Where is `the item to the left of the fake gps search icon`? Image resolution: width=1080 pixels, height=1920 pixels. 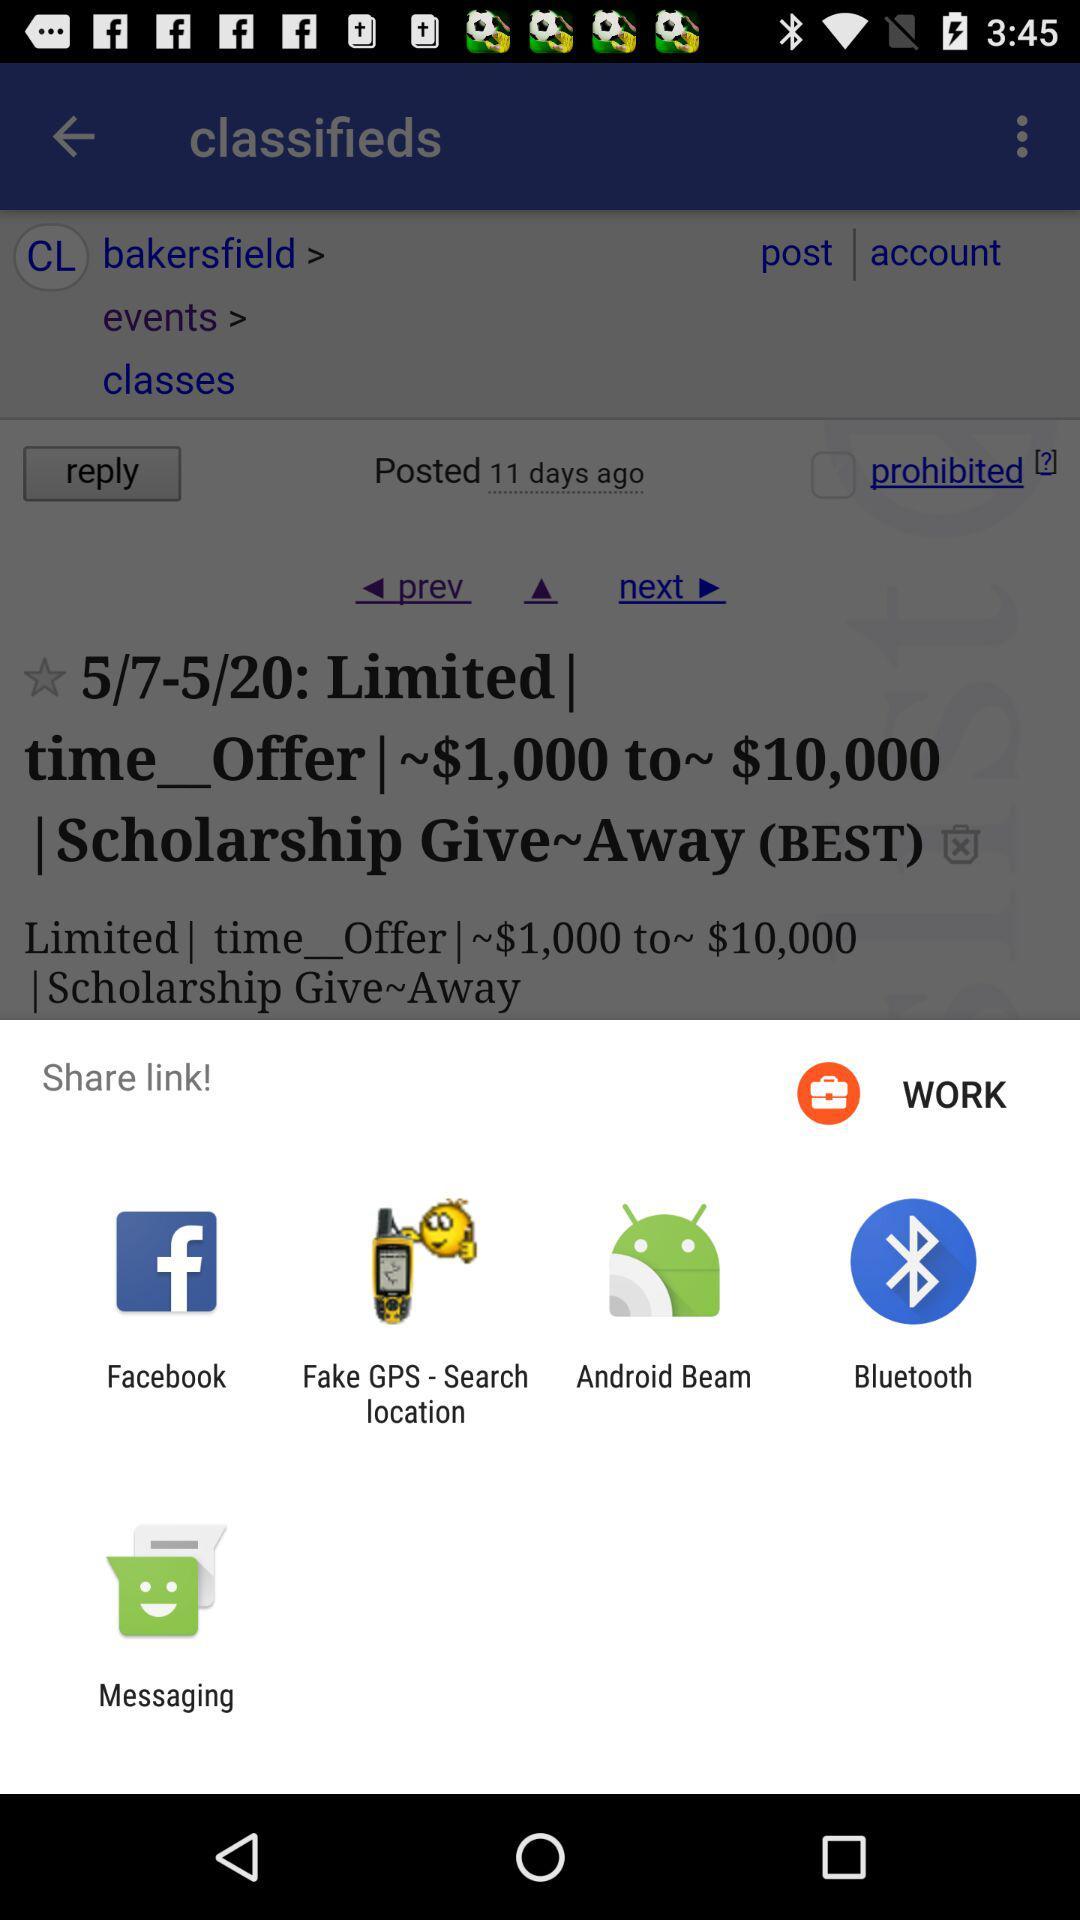
the item to the left of the fake gps search icon is located at coordinates (165, 1392).